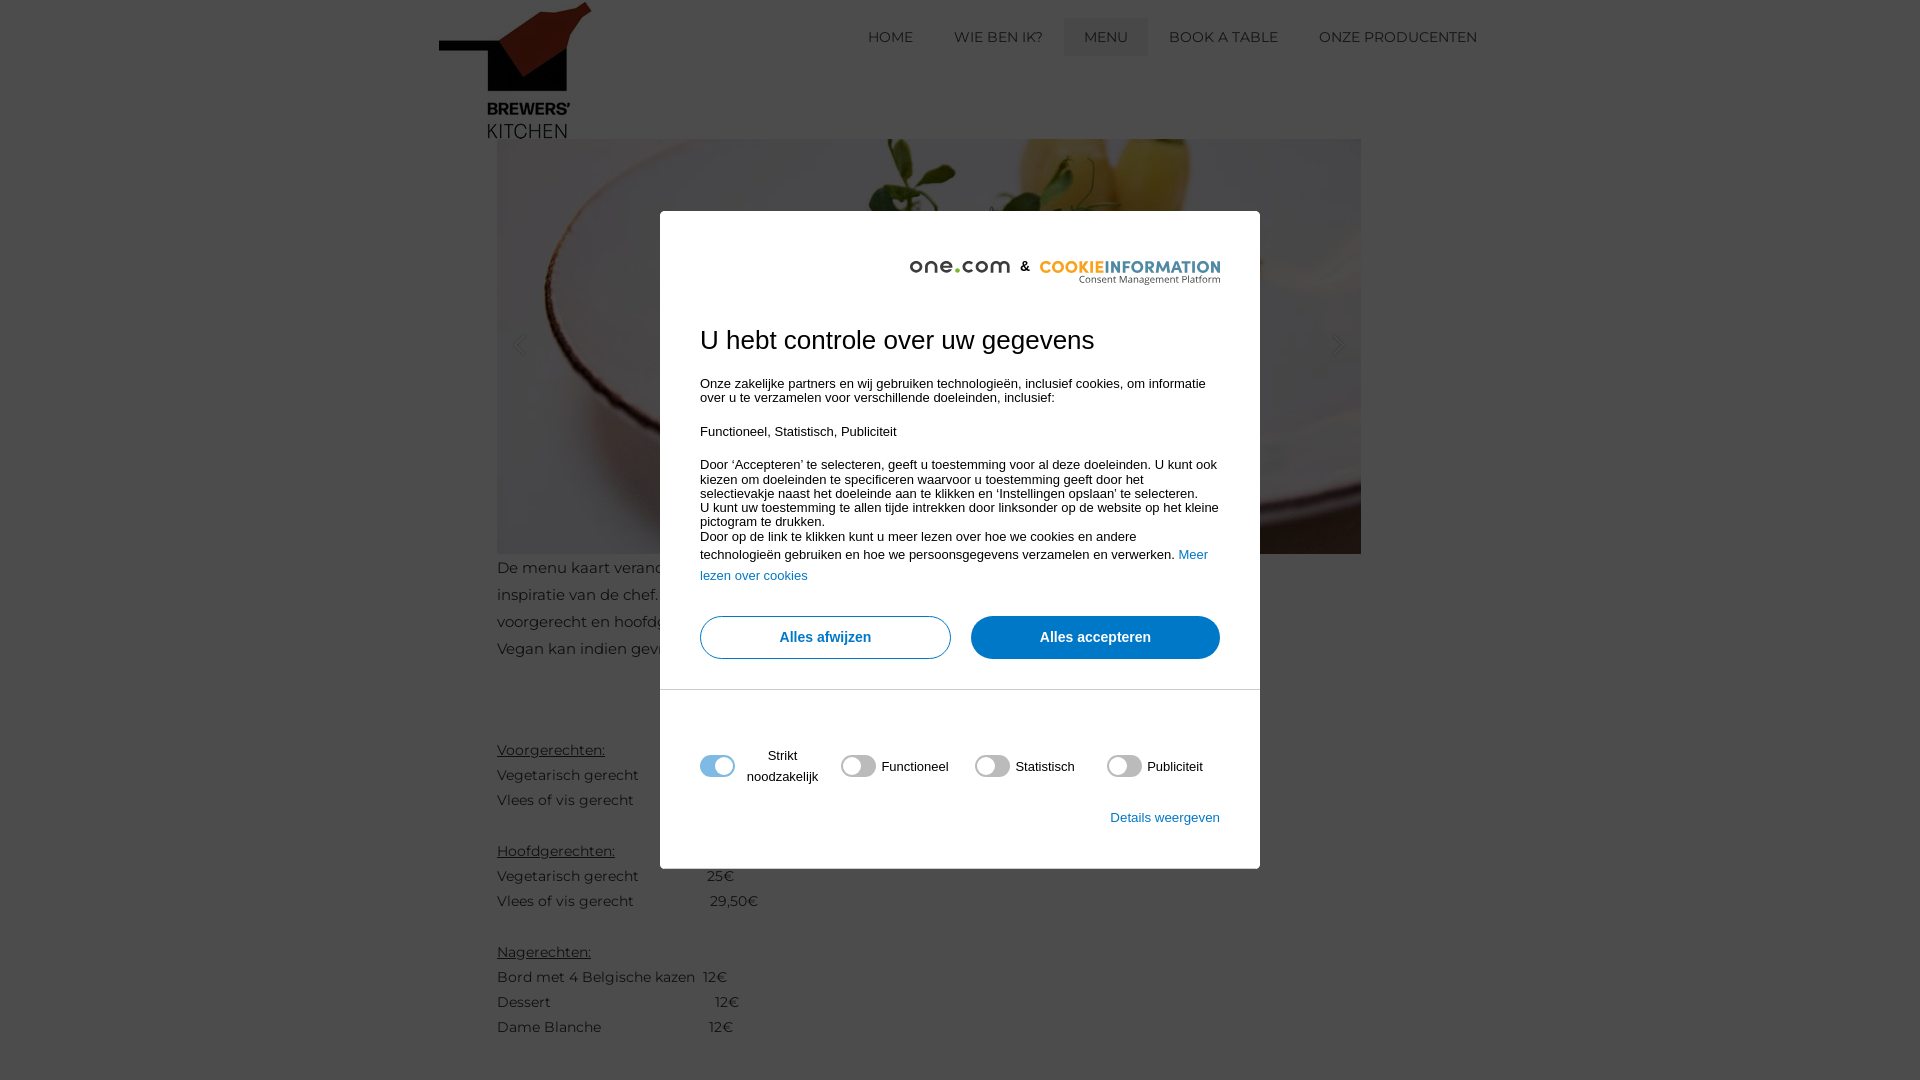  What do you see at coordinates (1396, 37) in the screenshot?
I see `'ONZE PRODUCENTEN'` at bounding box center [1396, 37].